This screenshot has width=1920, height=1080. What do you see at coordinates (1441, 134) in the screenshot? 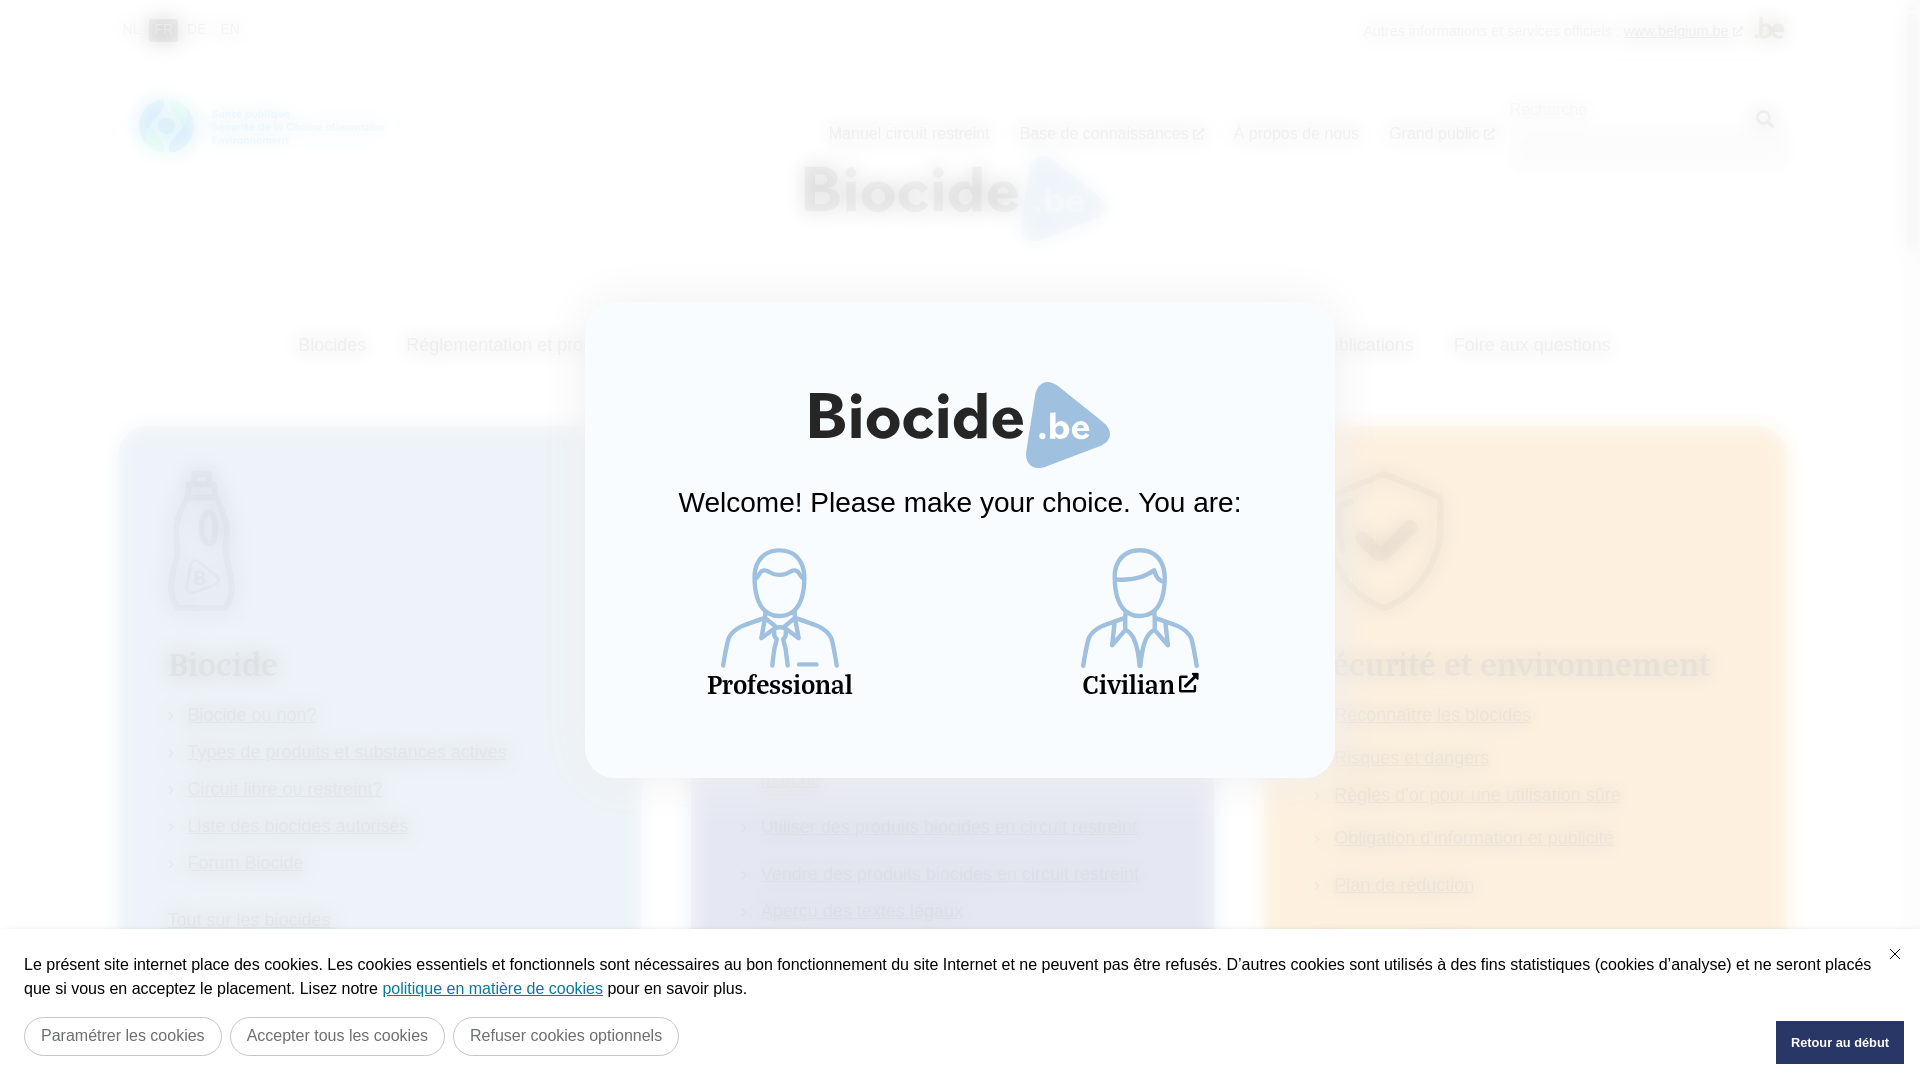
I see `'Grand public'` at bounding box center [1441, 134].